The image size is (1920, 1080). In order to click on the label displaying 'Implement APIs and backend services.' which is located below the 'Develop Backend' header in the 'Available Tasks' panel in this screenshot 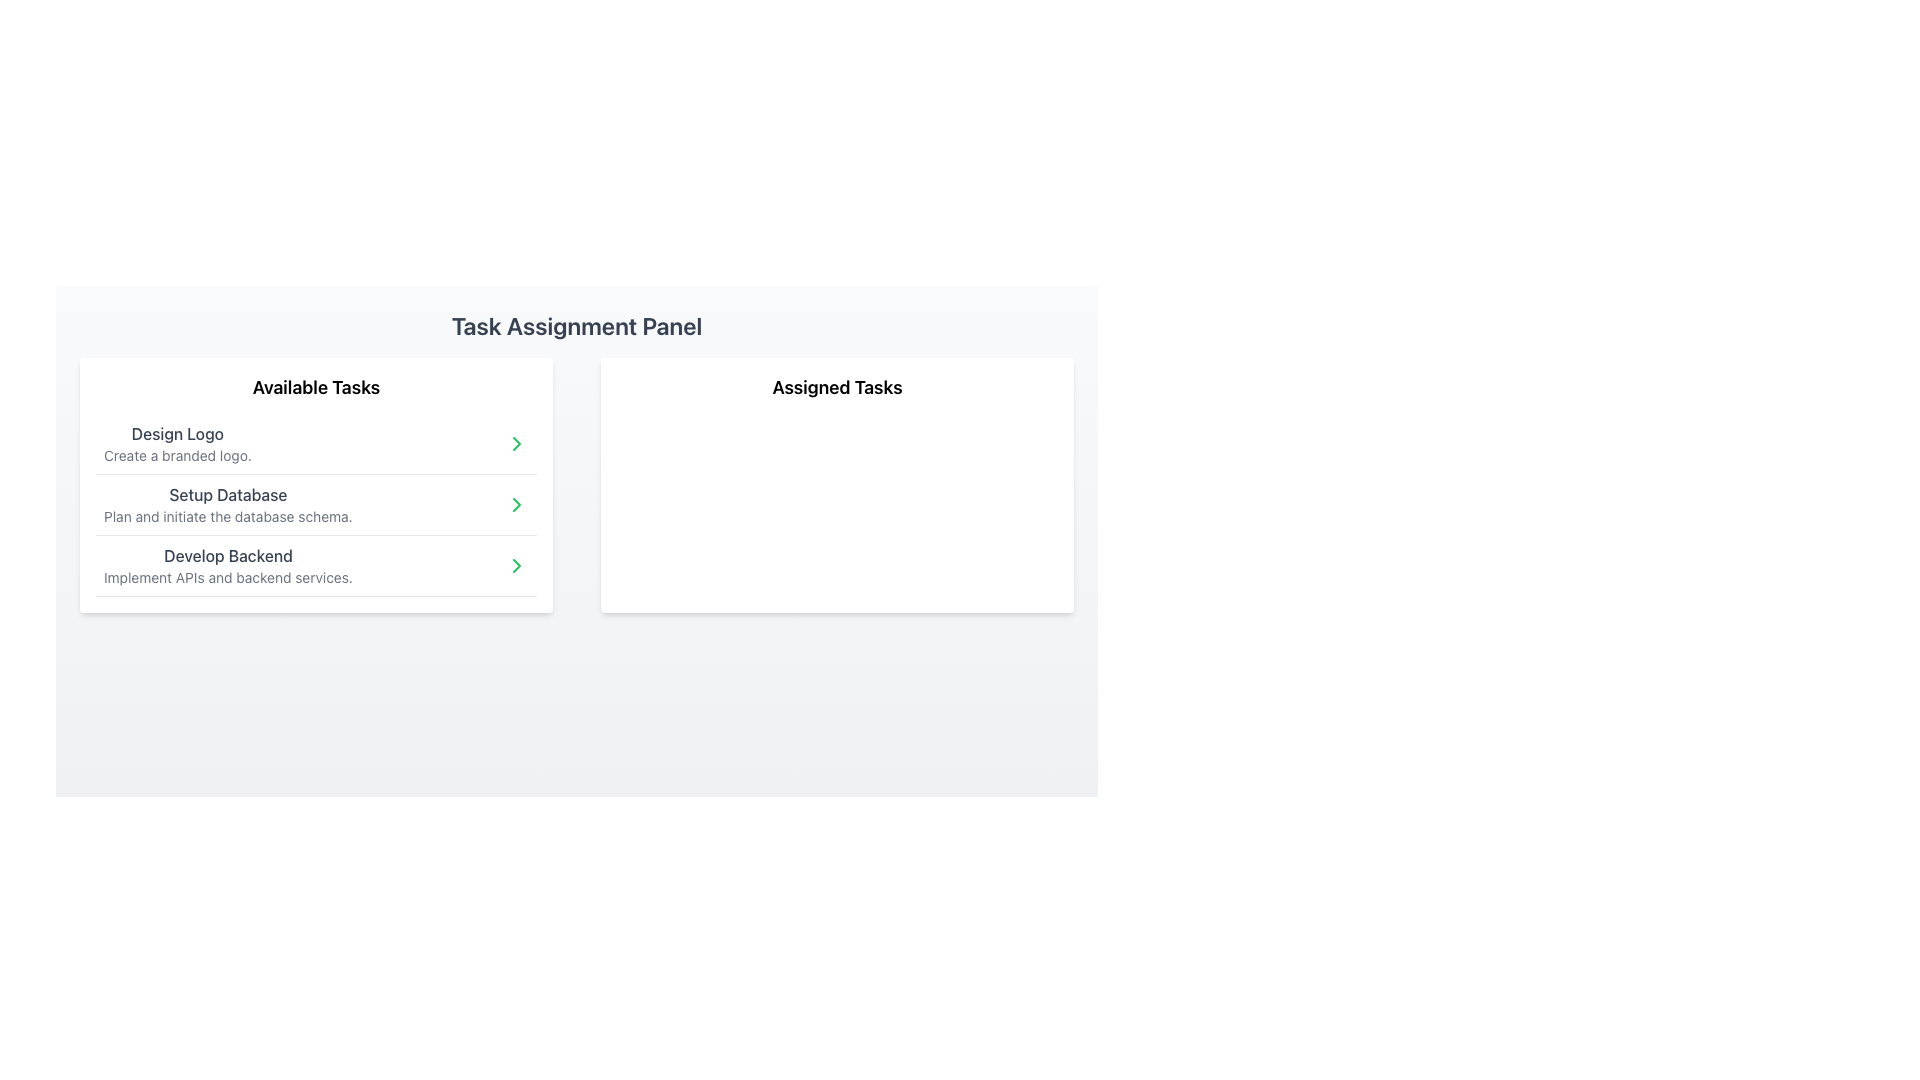, I will do `click(228, 578)`.